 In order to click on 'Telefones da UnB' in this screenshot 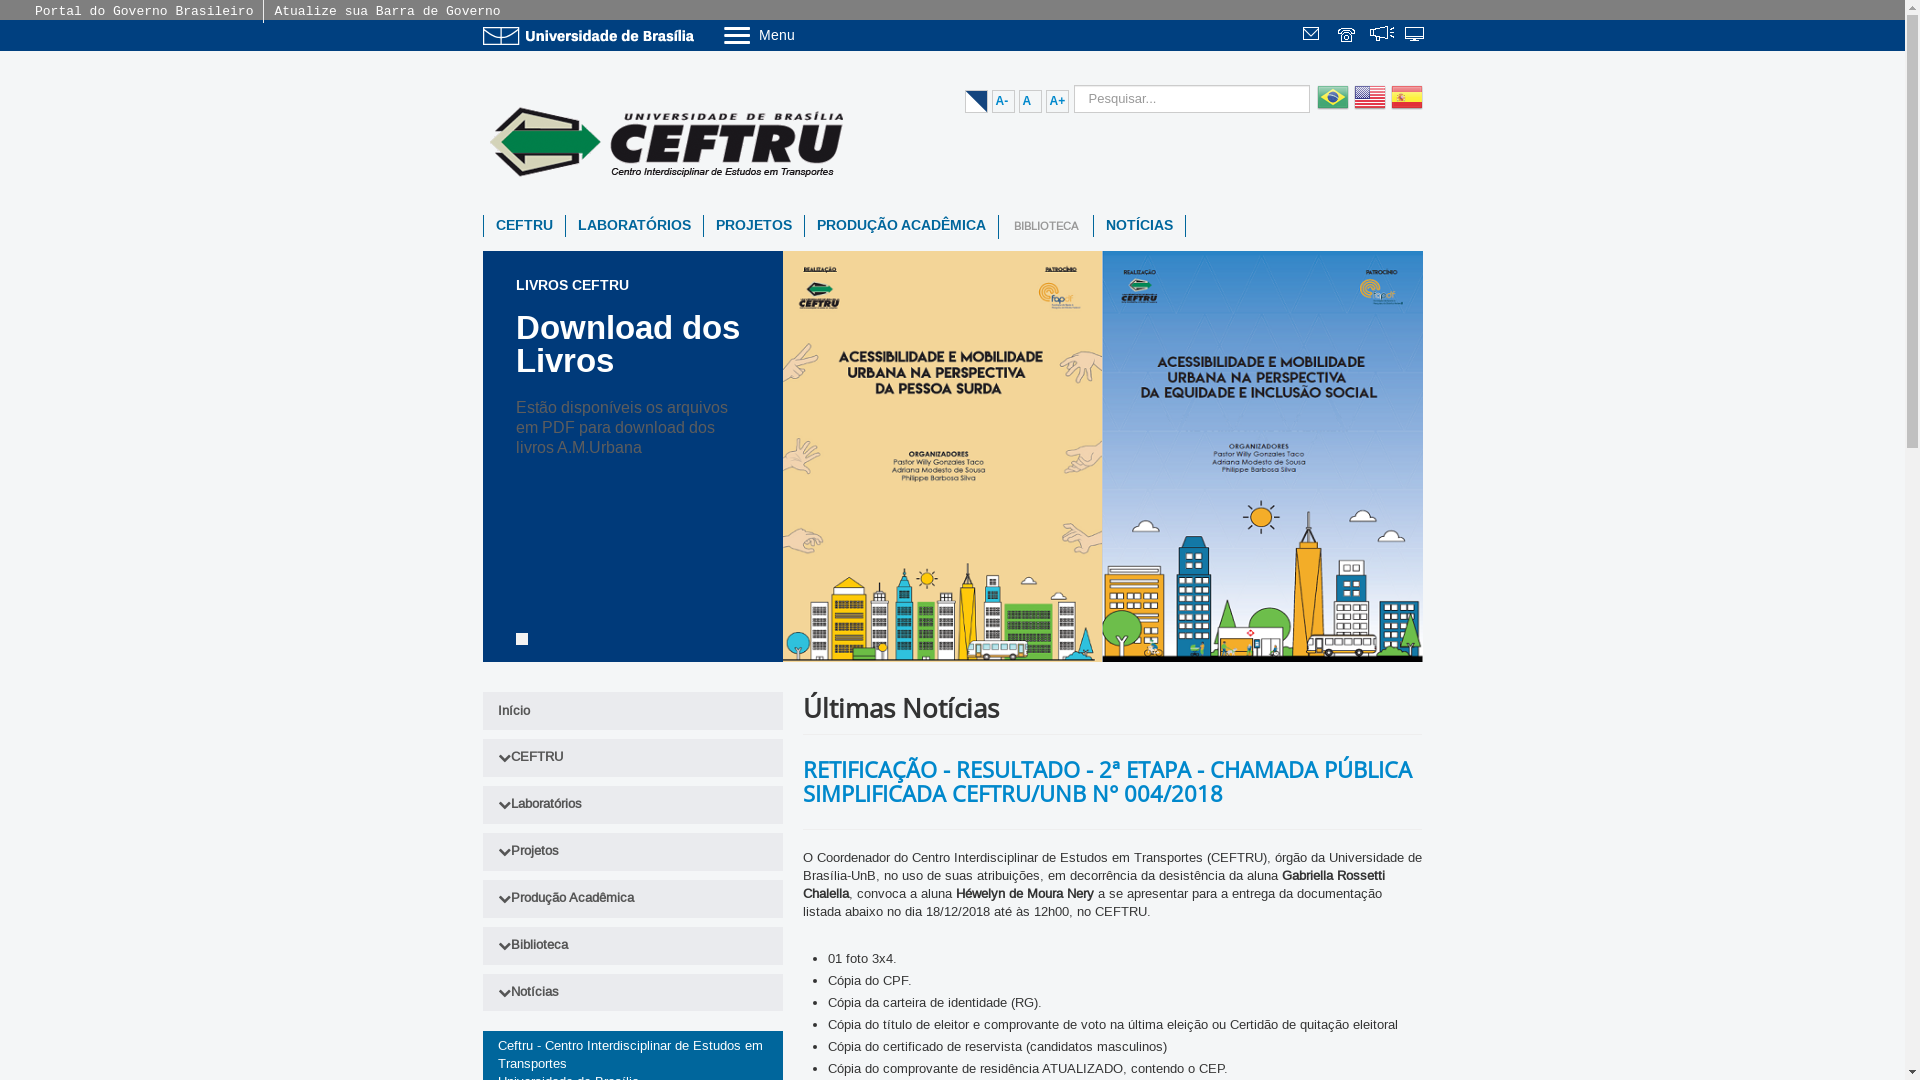, I will do `click(1348, 36)`.